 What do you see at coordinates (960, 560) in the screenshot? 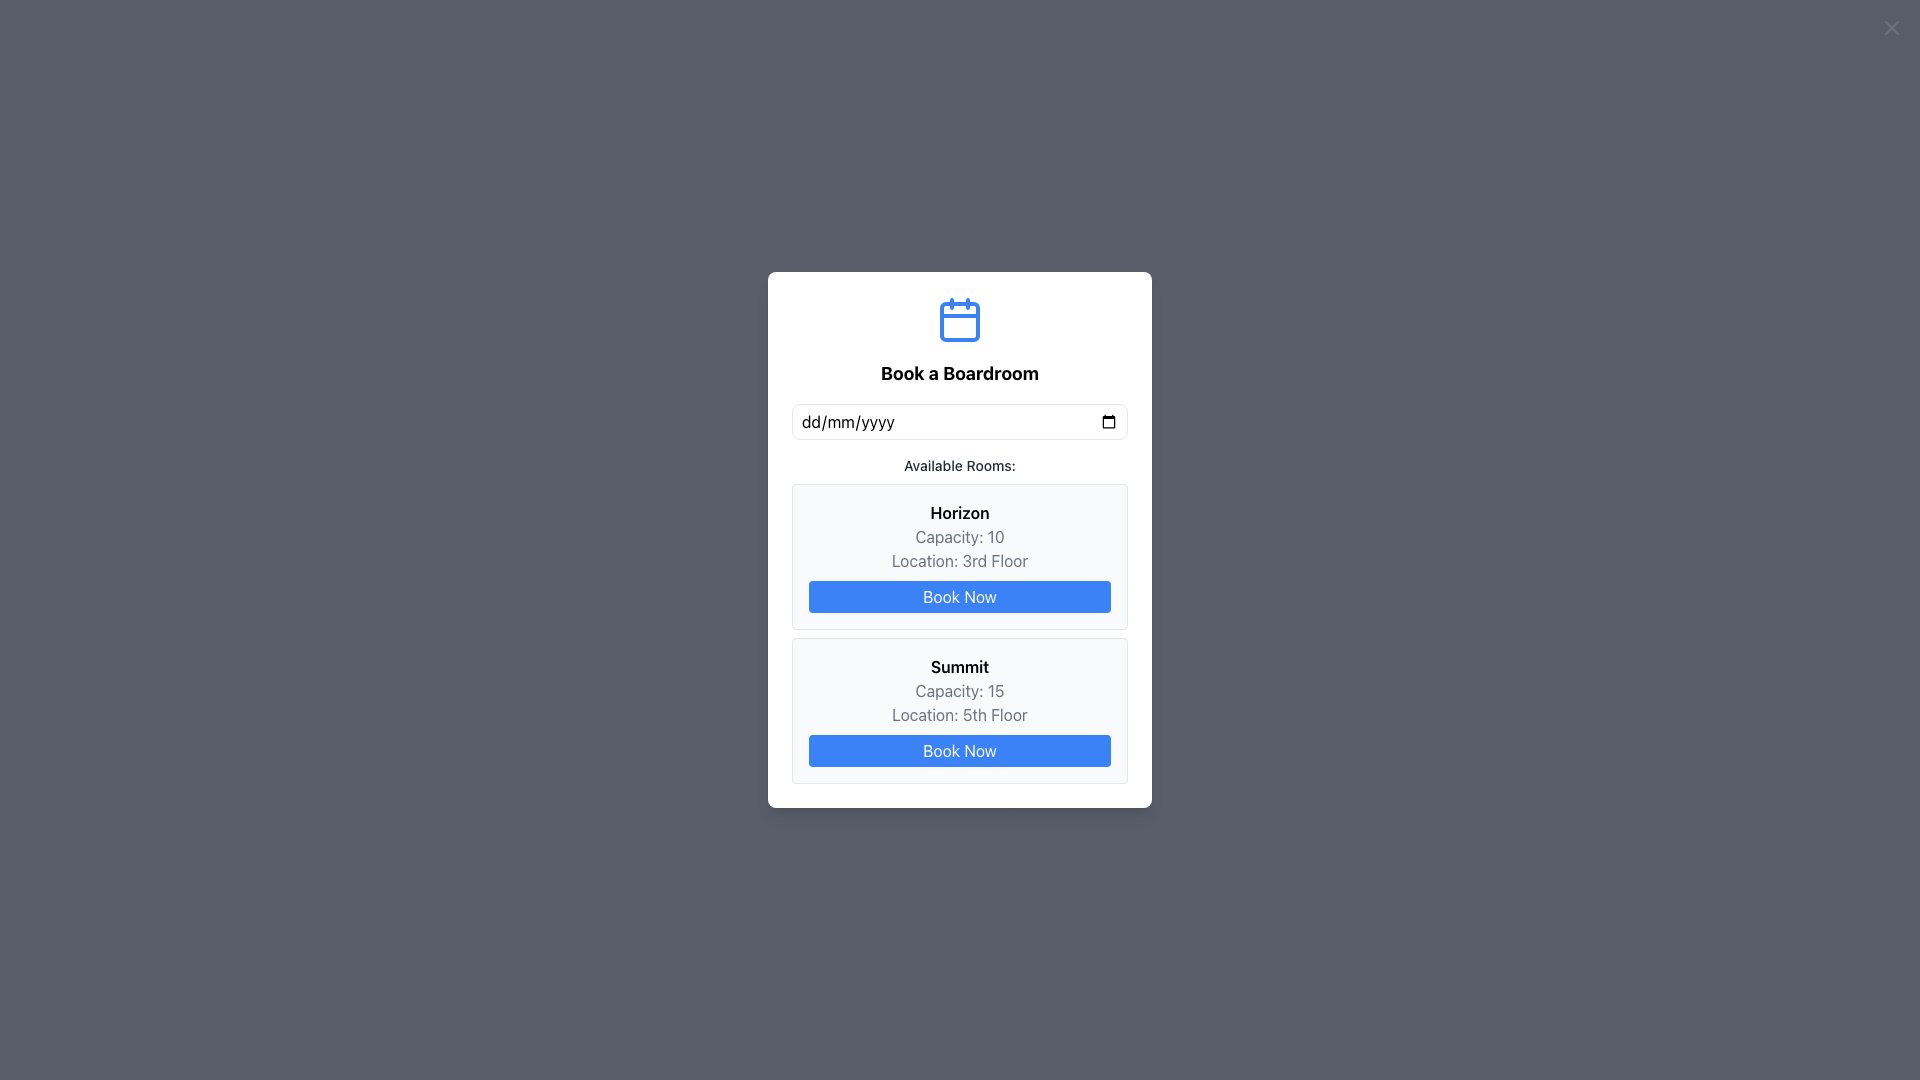
I see `the static text label that informs users about the location of the 'Horizon' boardroom on the 3rd floor, which is positioned below the 'Capacity: 10' label and above the 'Book Now' button` at bounding box center [960, 560].